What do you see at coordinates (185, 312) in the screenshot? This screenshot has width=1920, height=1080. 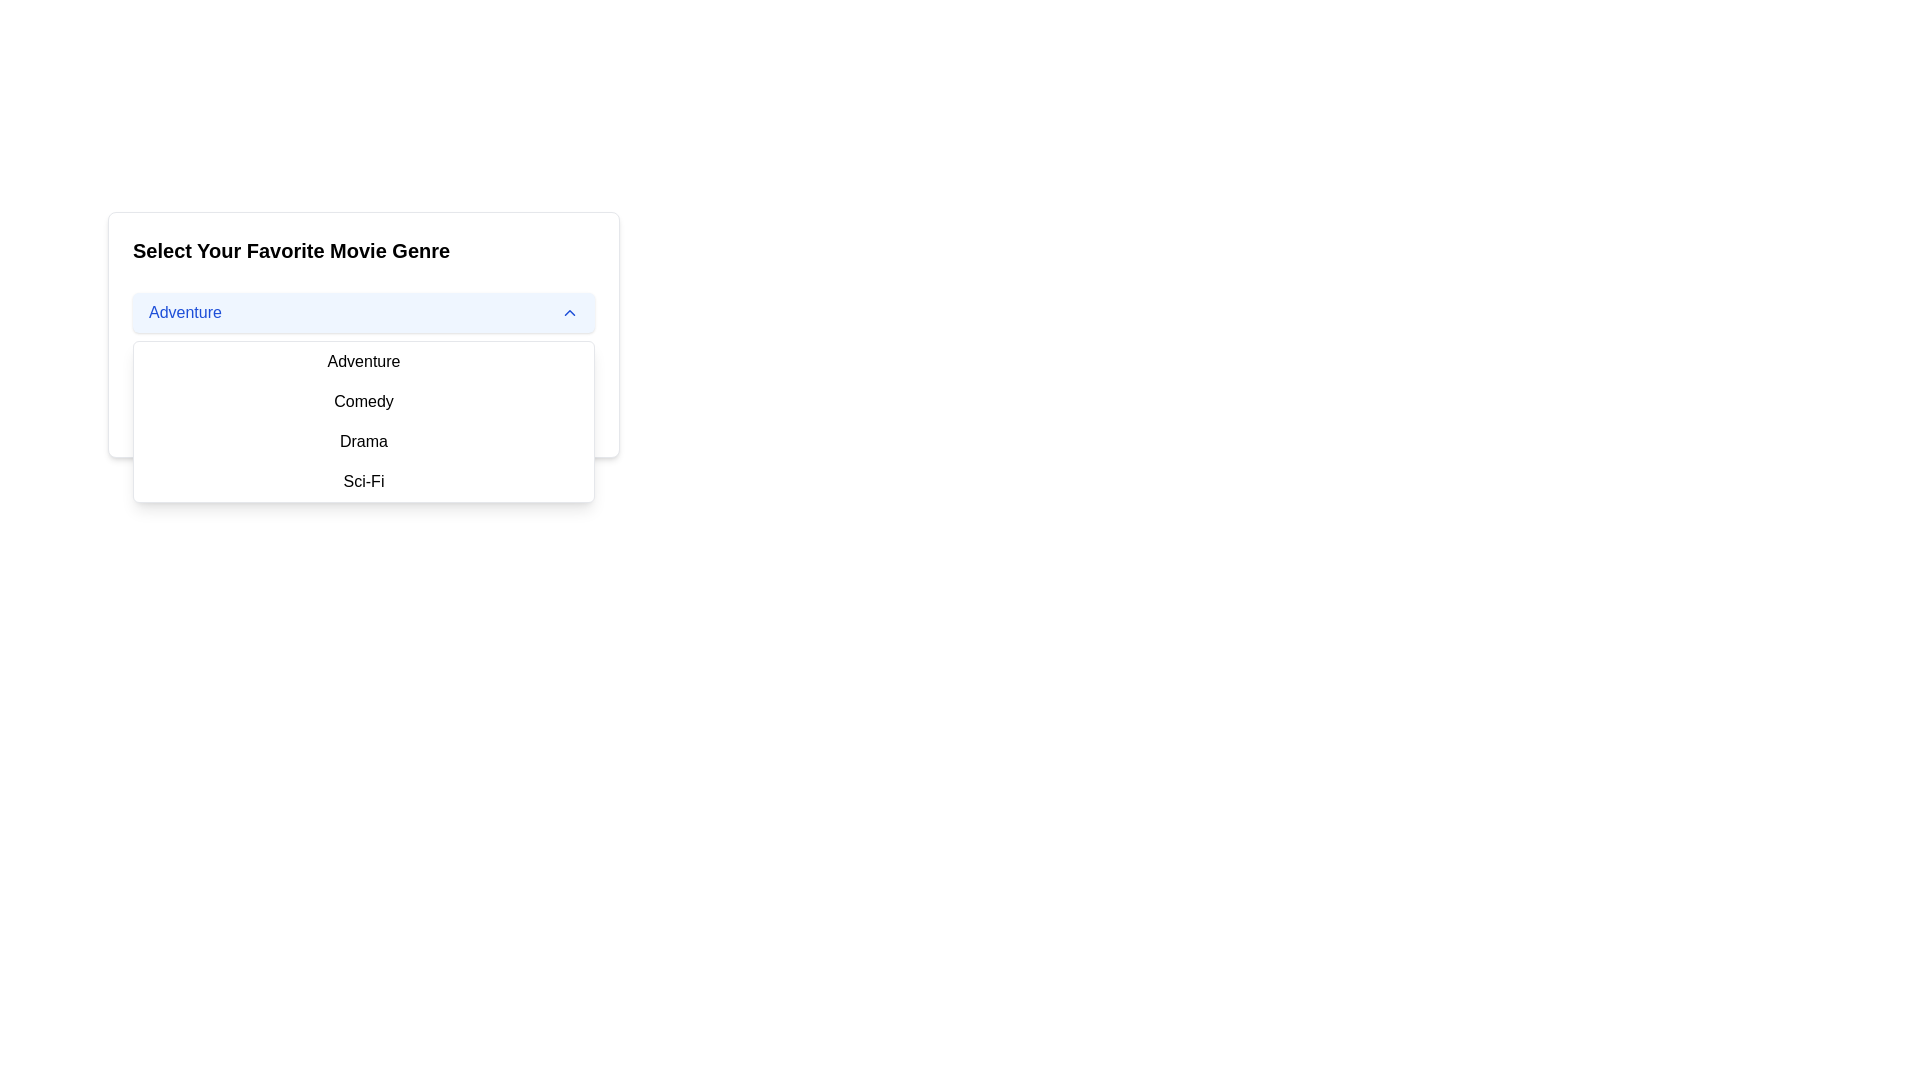 I see `the text label indicating the currently selected movie genre in the dropdown menu` at bounding box center [185, 312].